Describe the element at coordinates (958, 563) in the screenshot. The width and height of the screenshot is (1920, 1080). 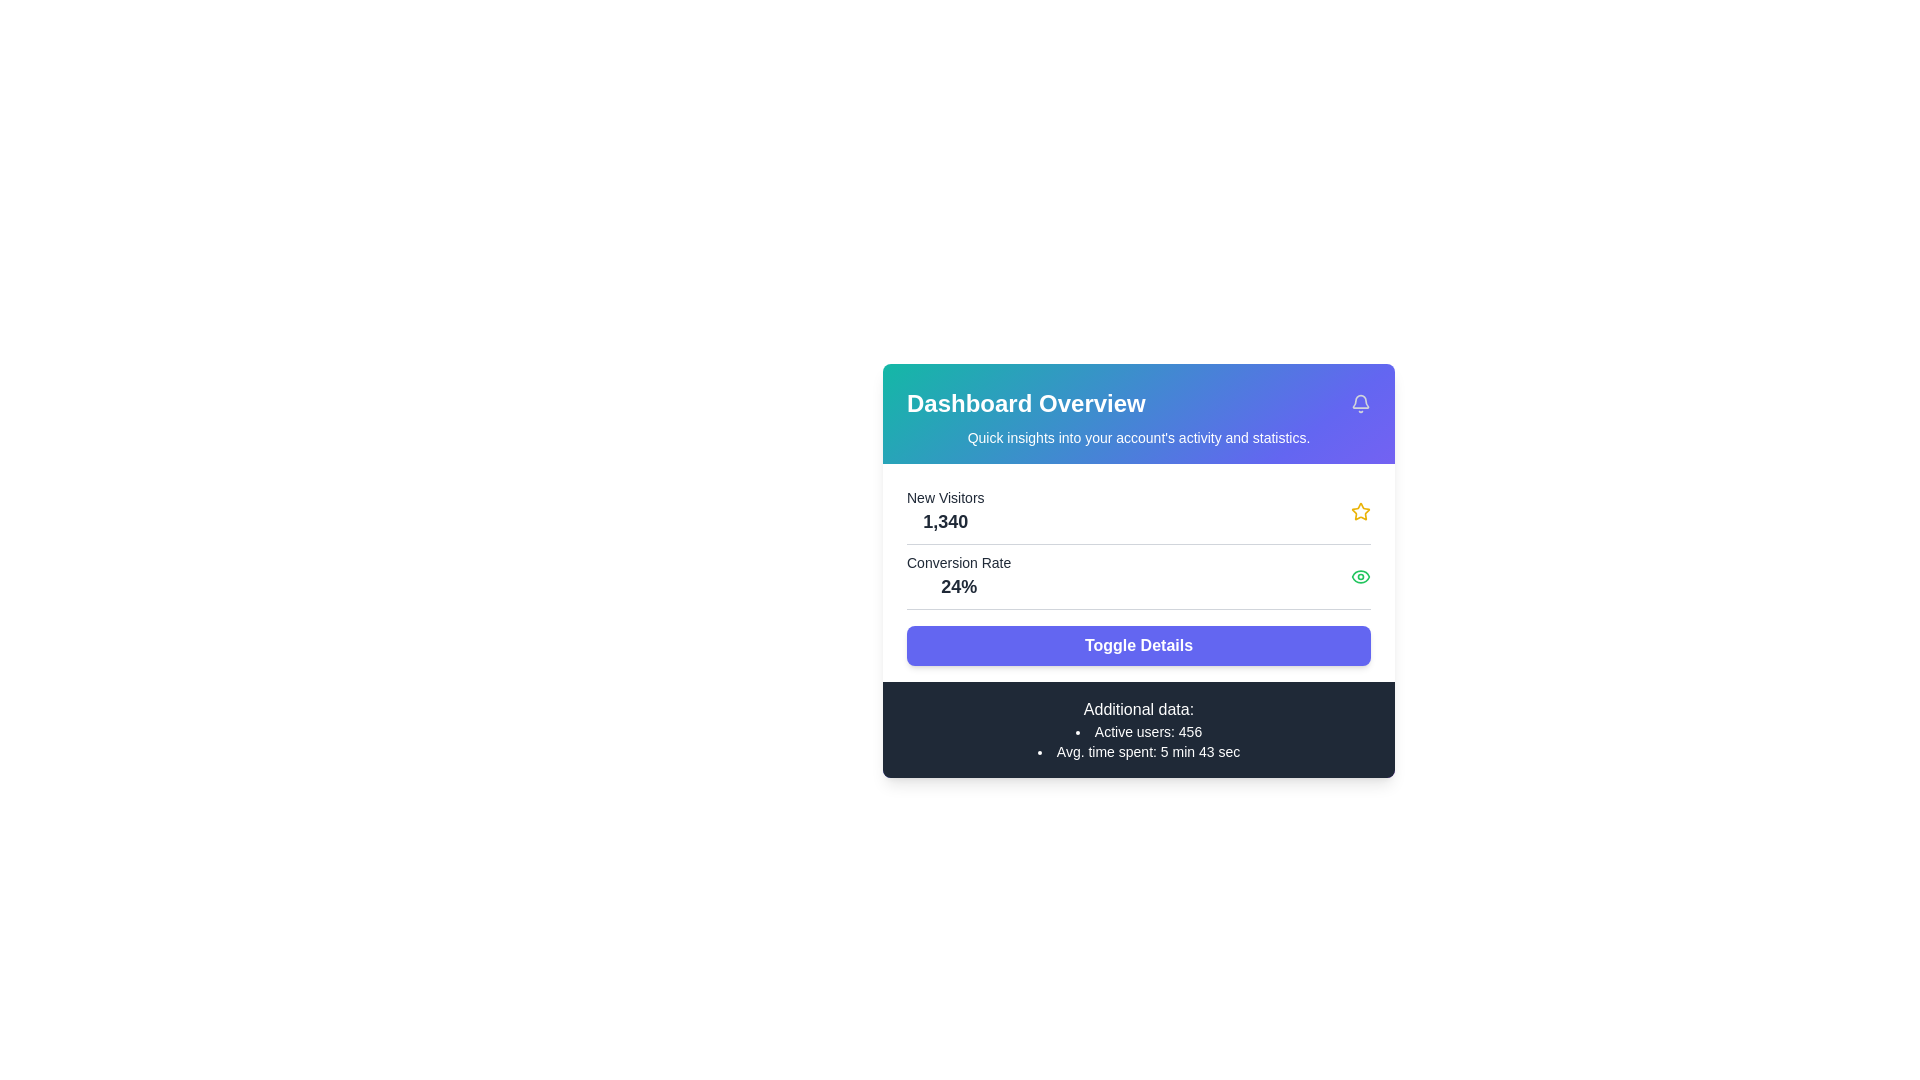
I see `the static text label that describes the metric represented by the percentage '24%', which is positioned beneath 'New Visitors 1,340' and above the percentage value '24%' within the dashboard-style card interface` at that location.